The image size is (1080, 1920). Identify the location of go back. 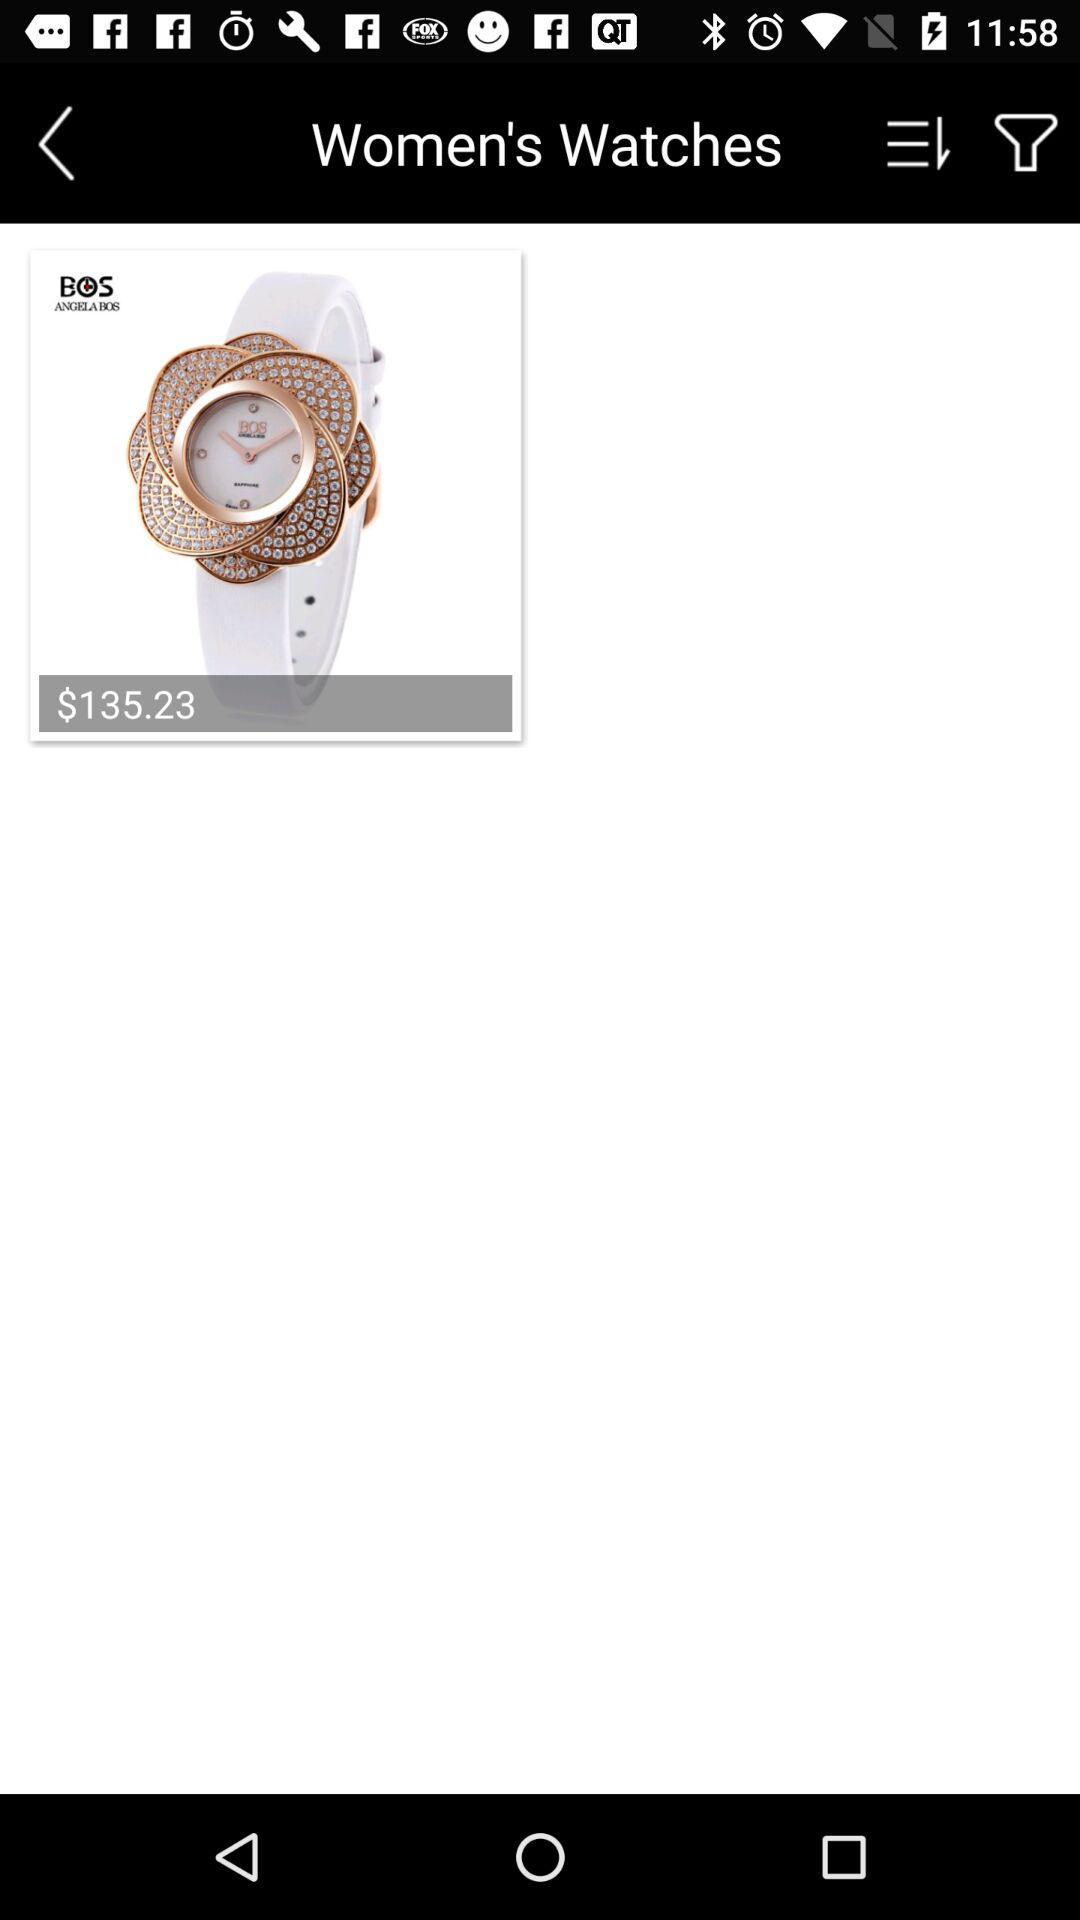
(55, 142).